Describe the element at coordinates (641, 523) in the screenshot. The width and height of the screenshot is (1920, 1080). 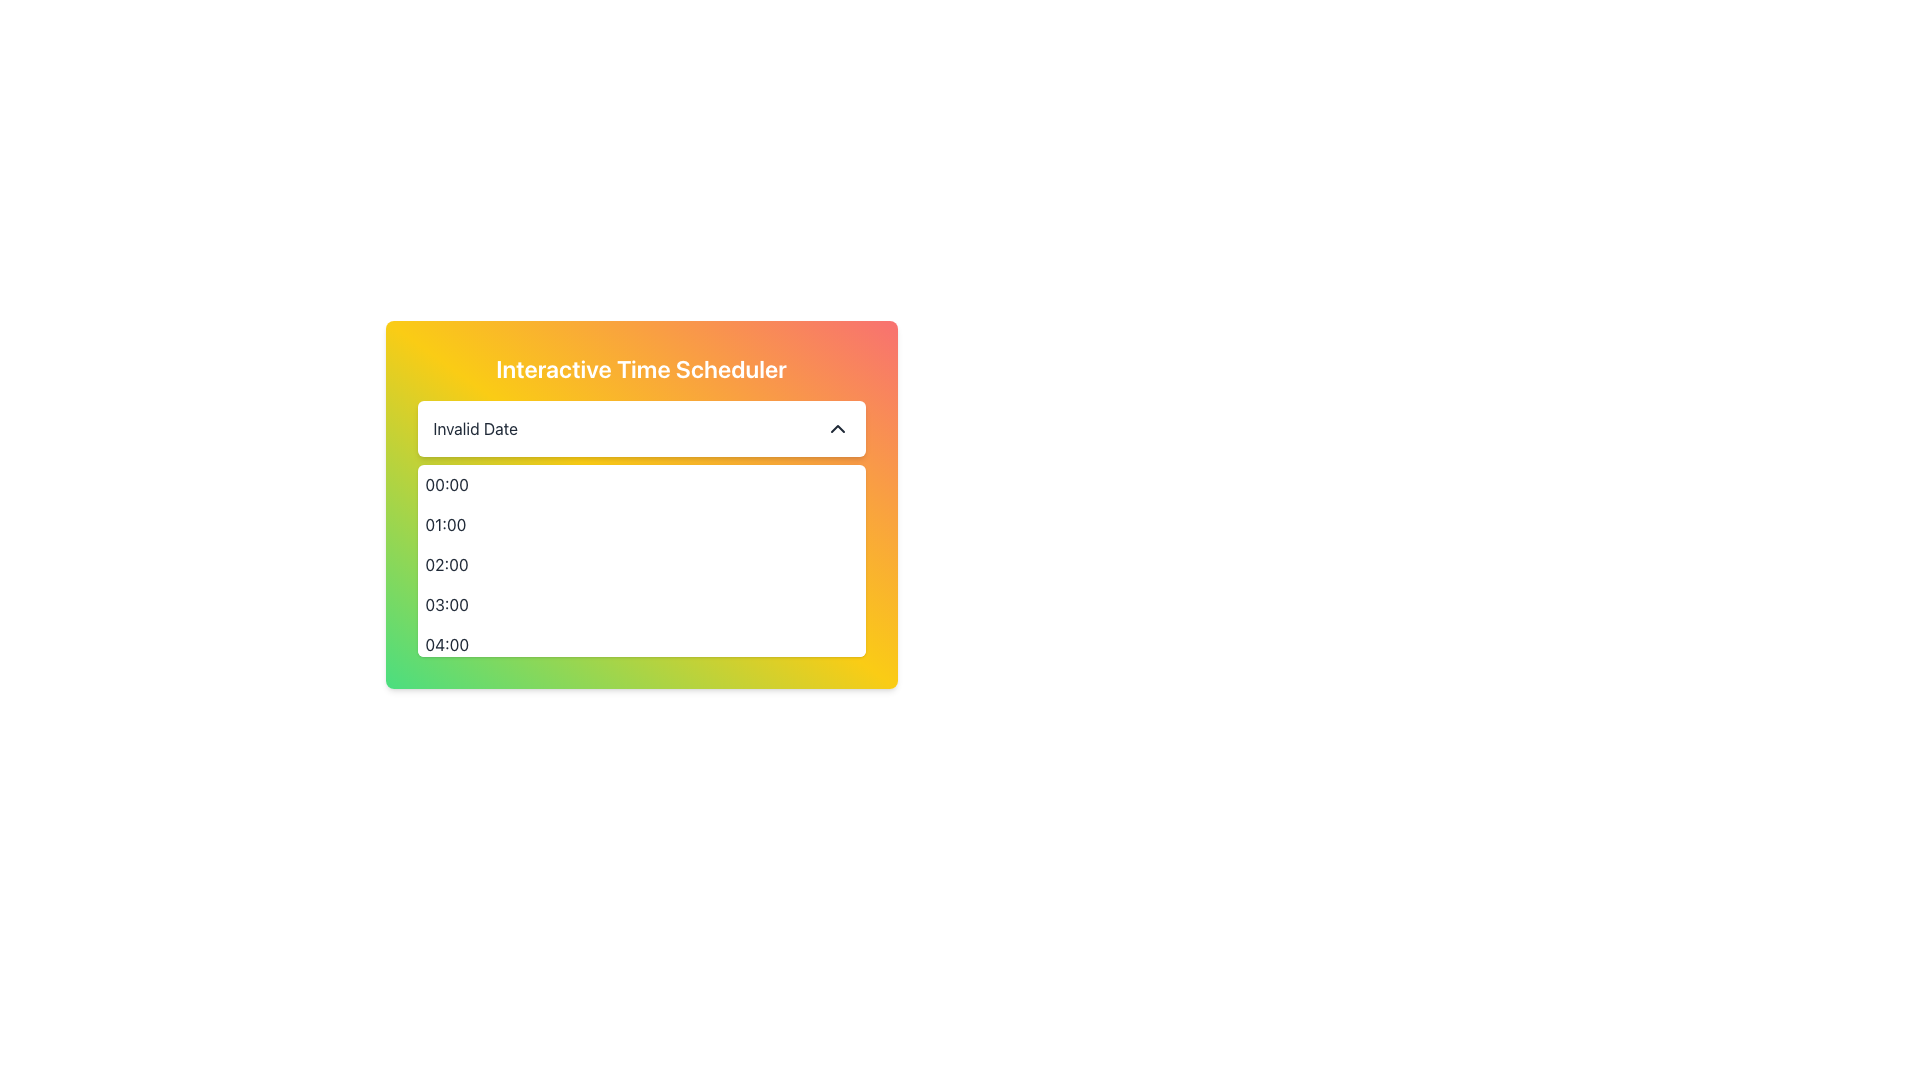
I see `the second item in the dropdown menu` at that location.